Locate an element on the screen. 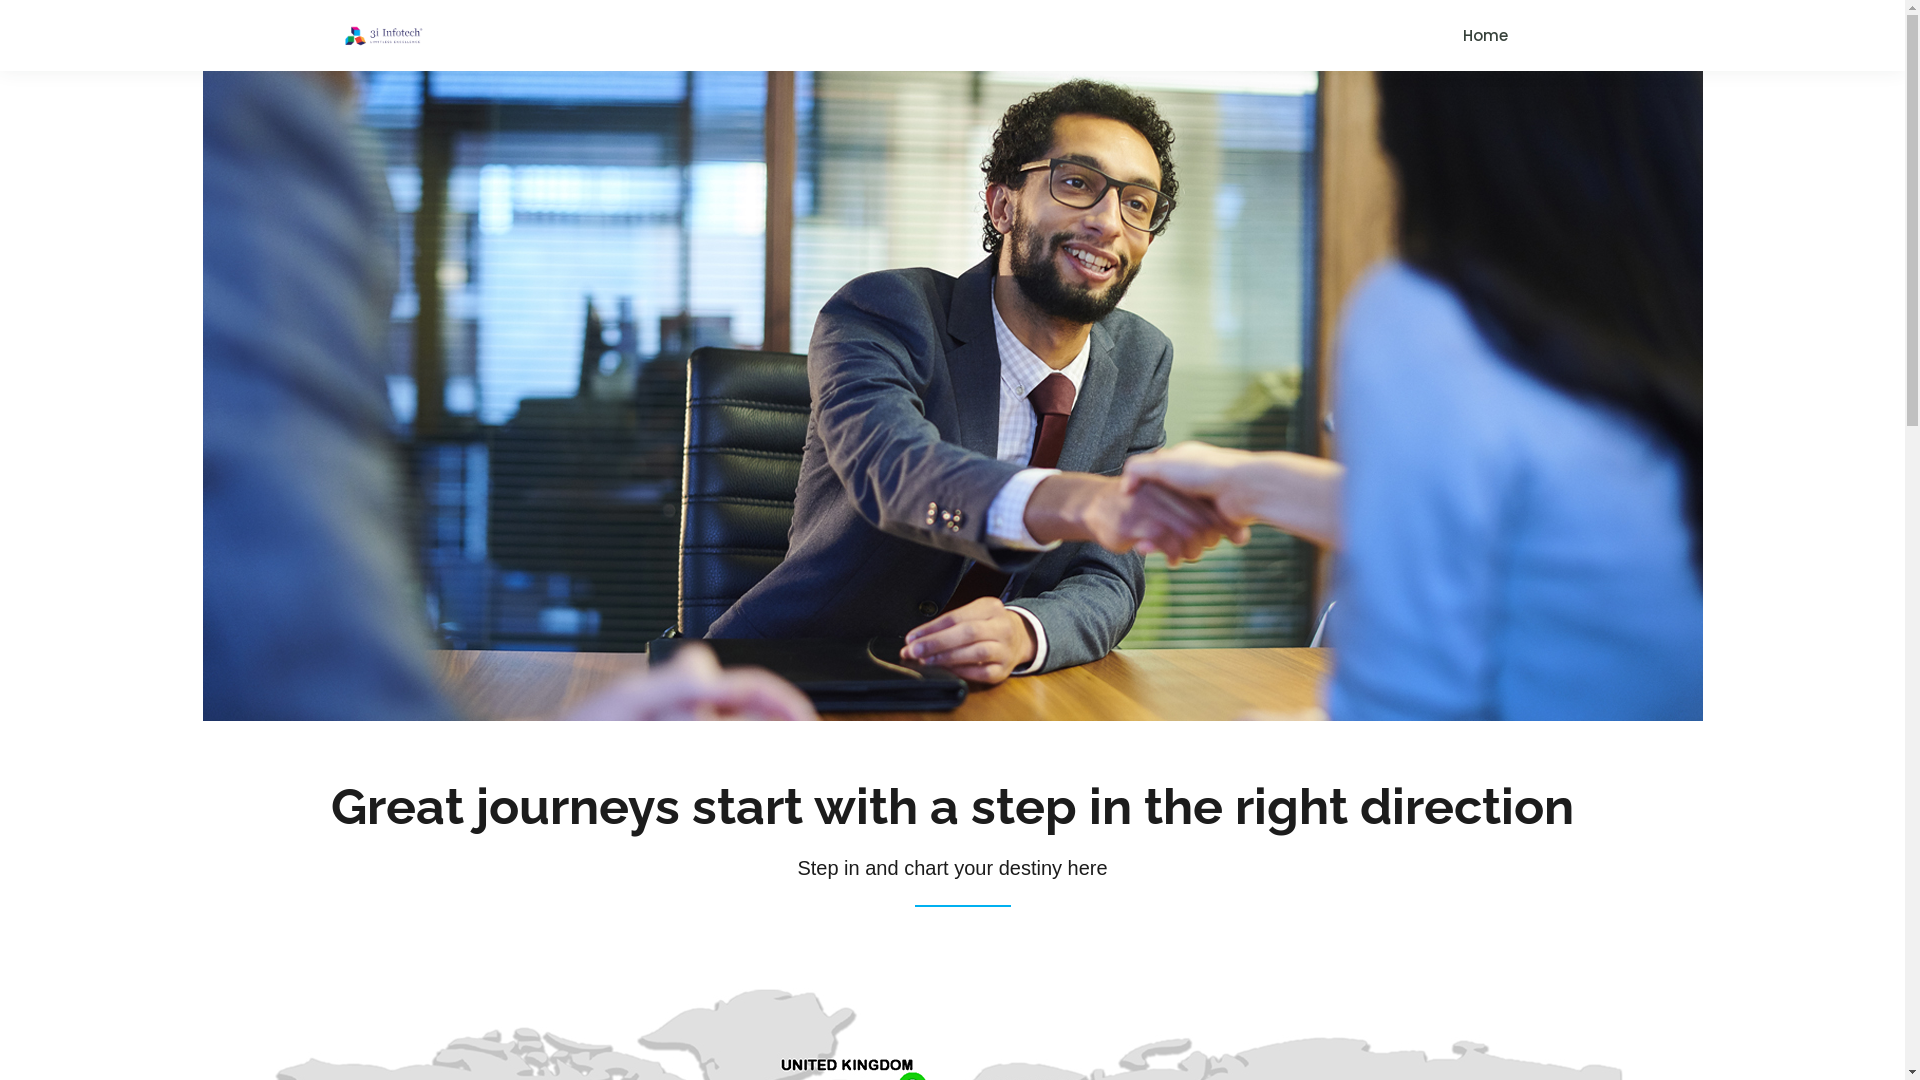  'Home' is located at coordinates (1484, 35).